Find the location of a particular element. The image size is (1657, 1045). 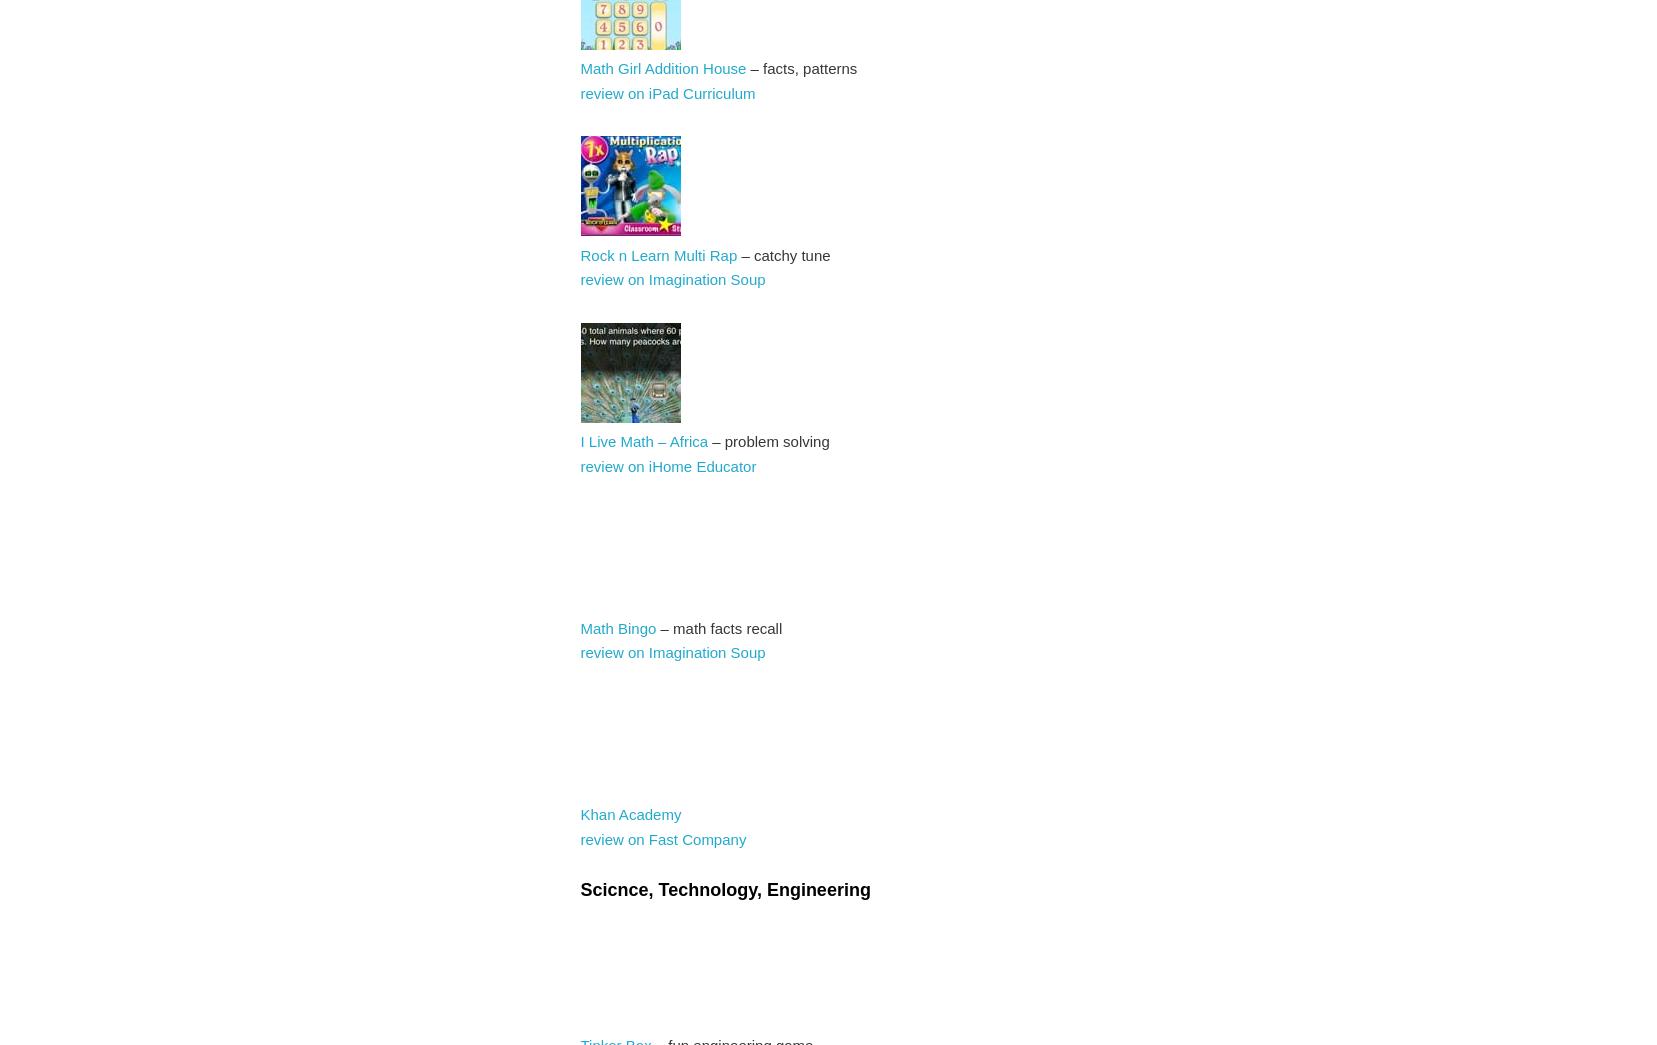

'– catchy tune' is located at coordinates (782, 253).